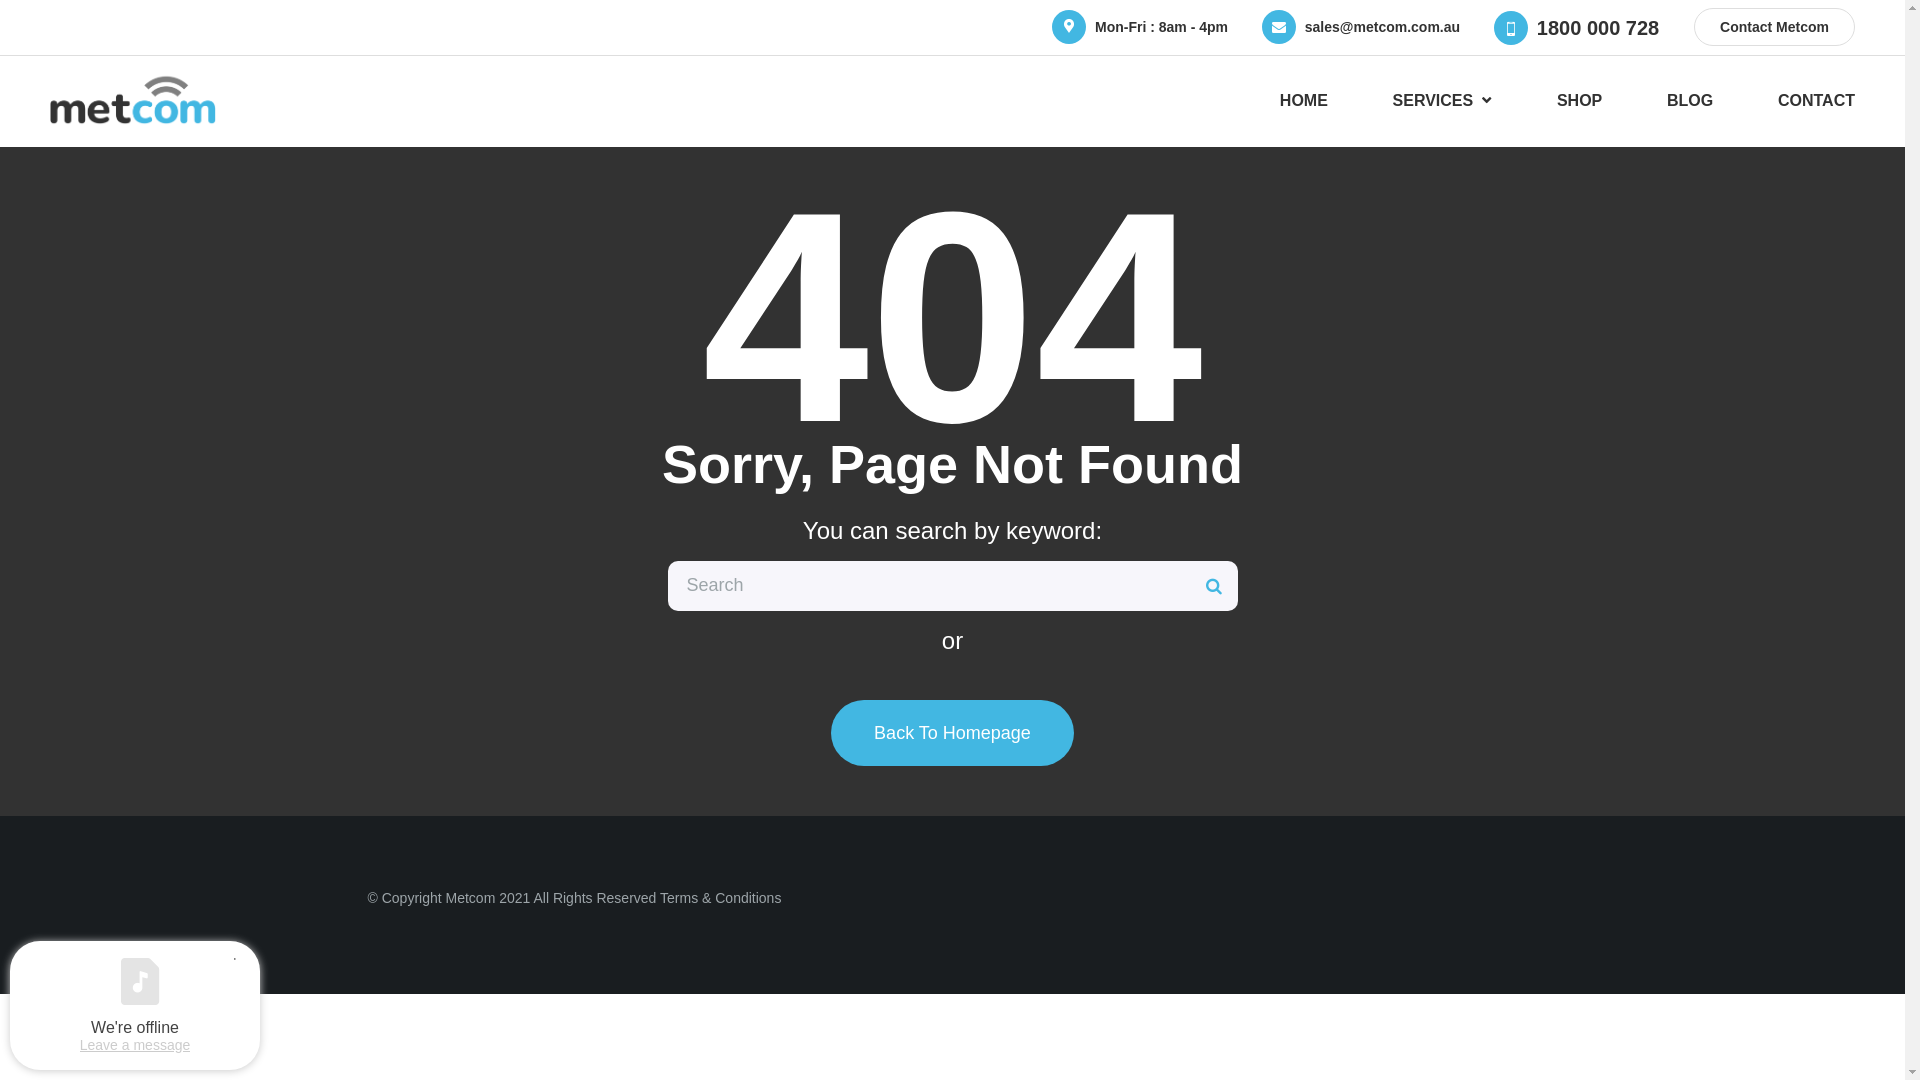  I want to click on 'Contact Metcom', so click(1693, 27).